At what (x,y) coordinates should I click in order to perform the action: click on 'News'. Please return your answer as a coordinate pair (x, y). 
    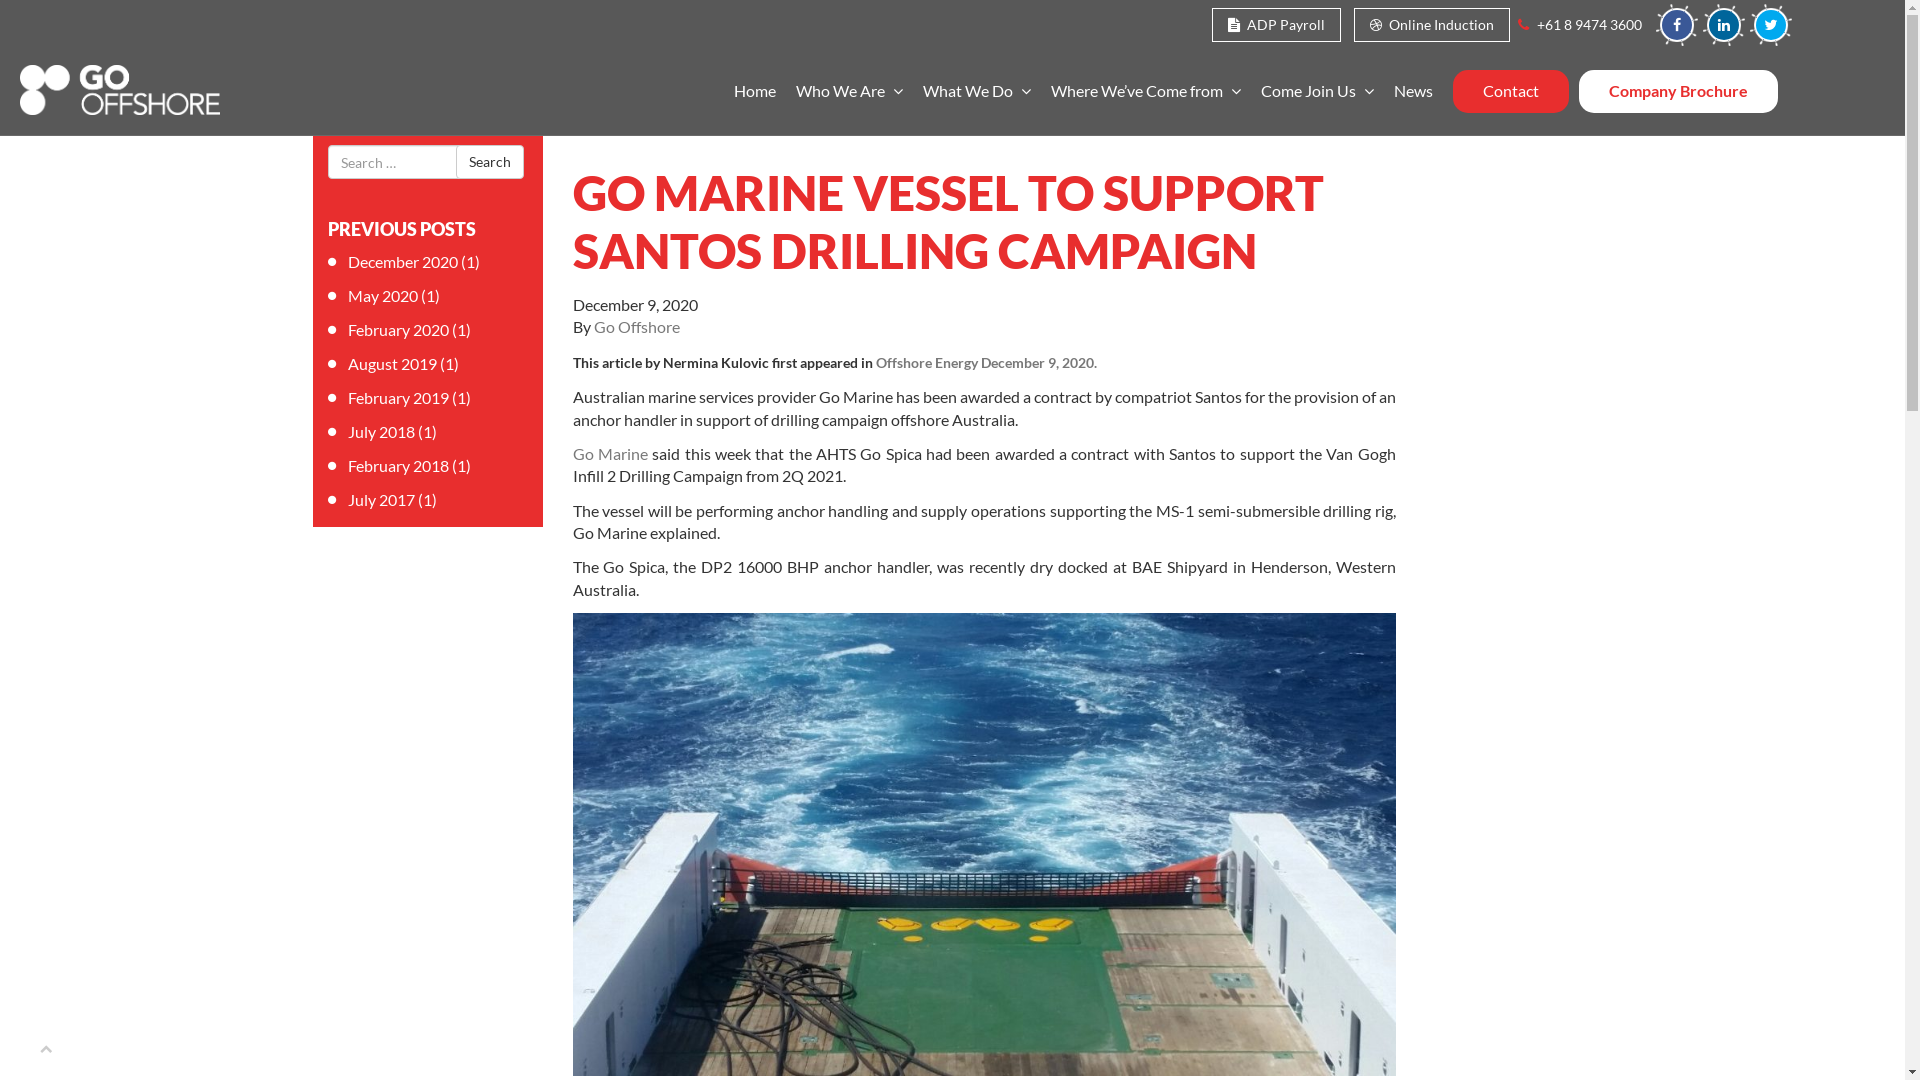
    Looking at the image, I should click on (1412, 92).